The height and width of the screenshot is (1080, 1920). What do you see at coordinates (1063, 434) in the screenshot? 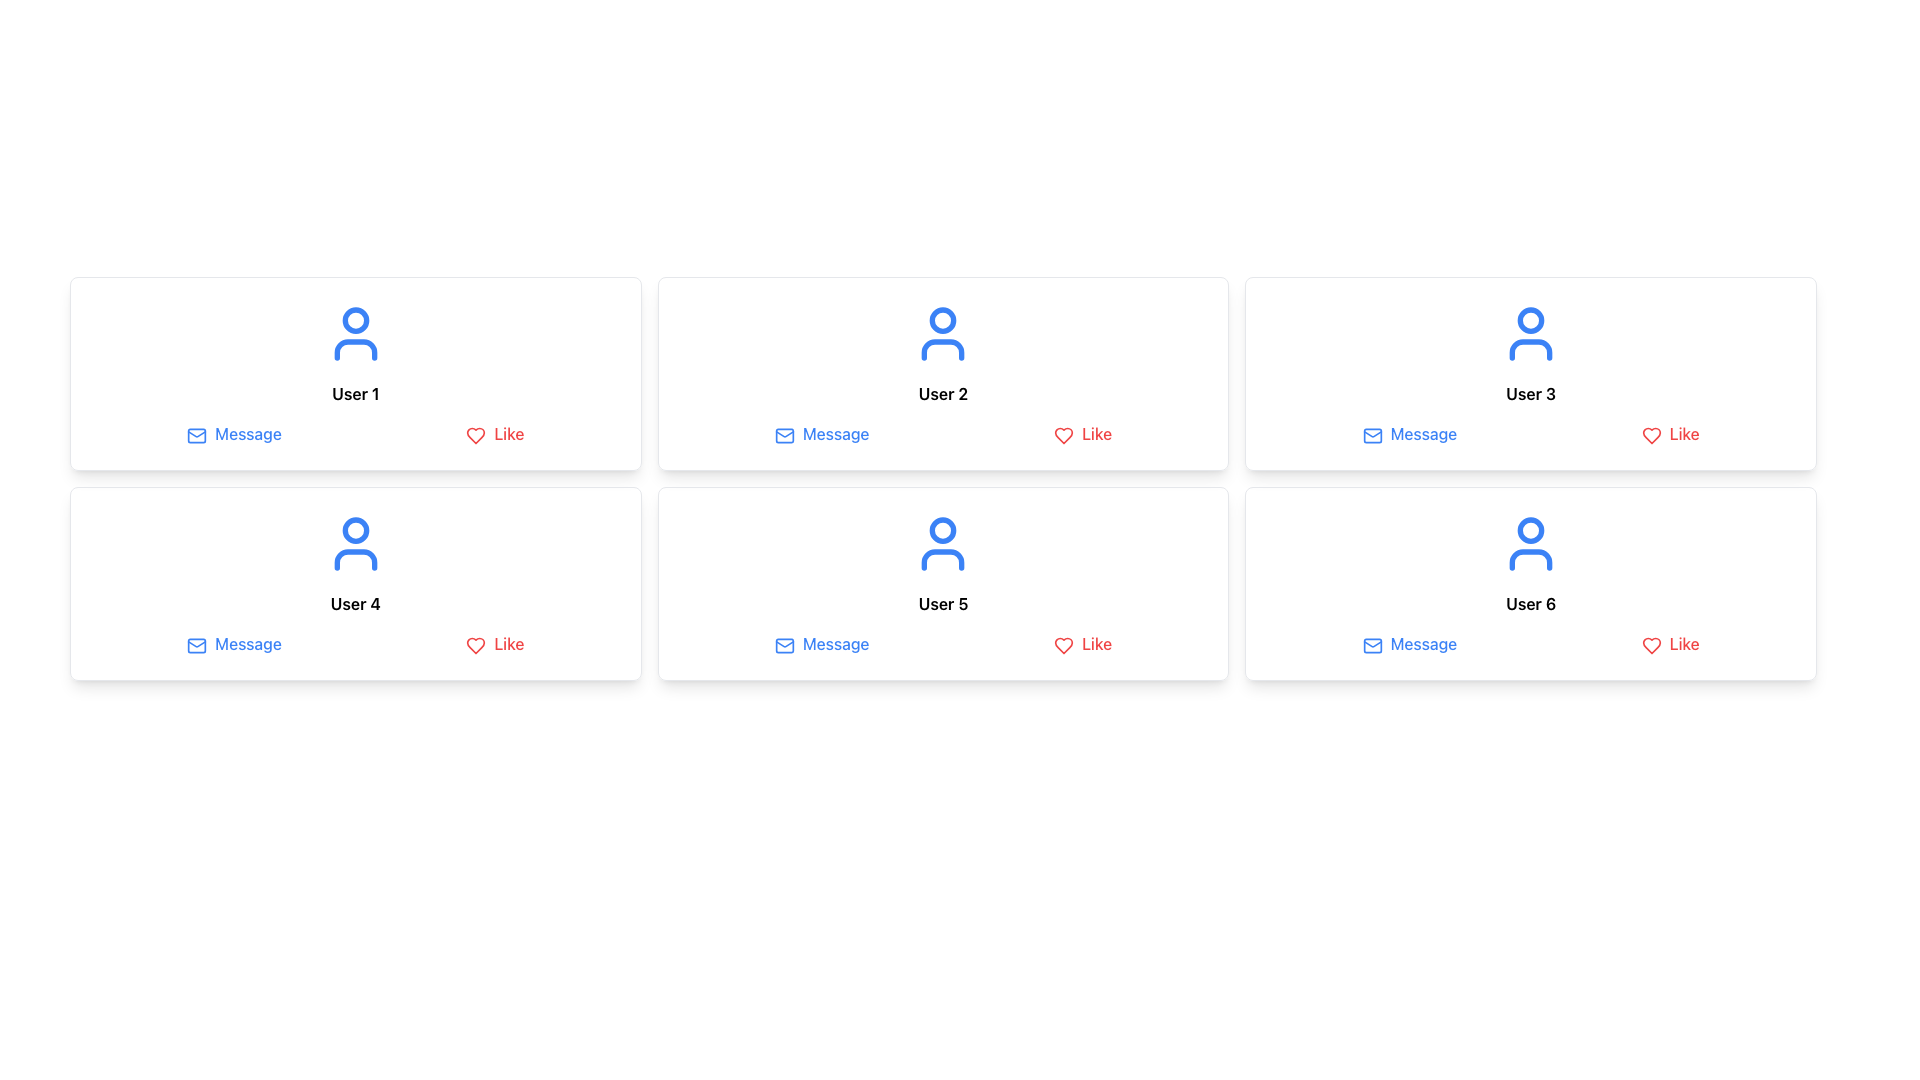
I see `the red outlined heart icon representing the 'like' action, located next to the text 'Like' in the 'Like' button group for user 'User 2'` at bounding box center [1063, 434].